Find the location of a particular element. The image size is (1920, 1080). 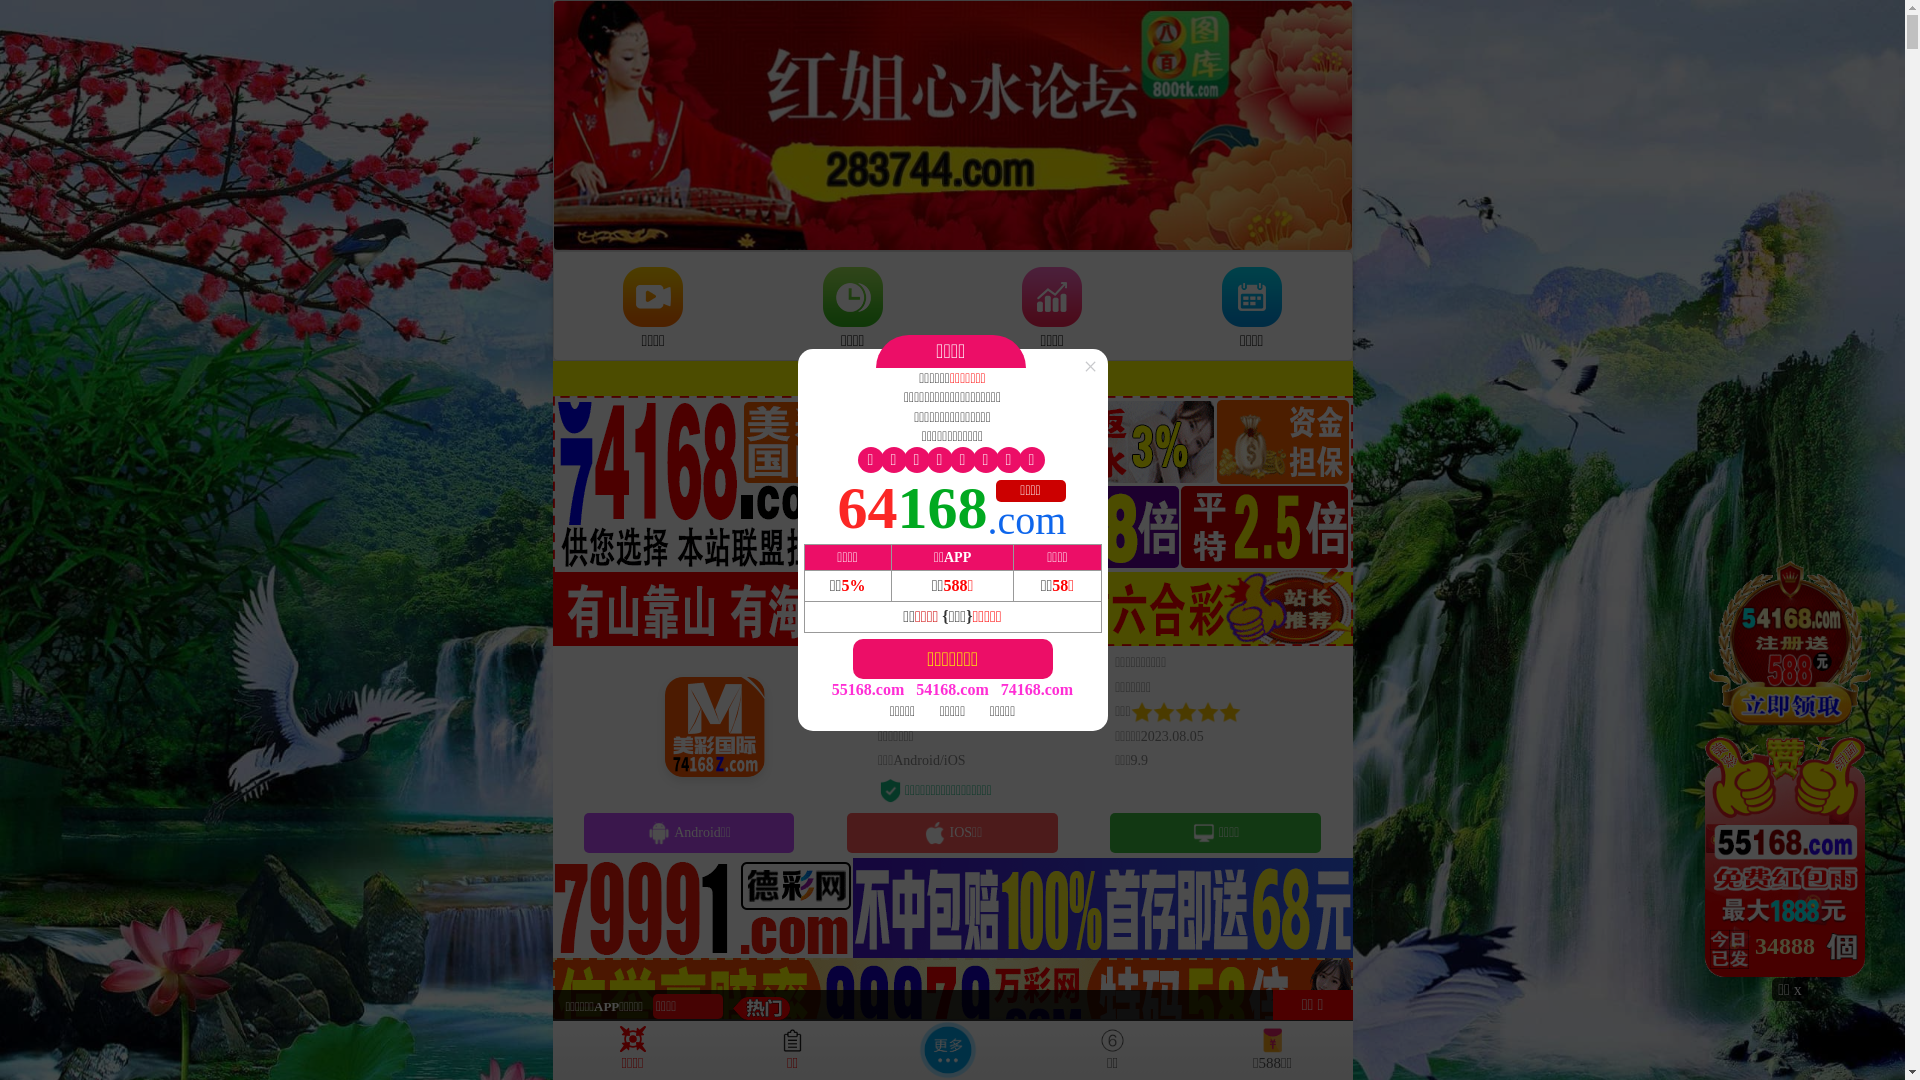

'35141' is located at coordinates (1790, 767).